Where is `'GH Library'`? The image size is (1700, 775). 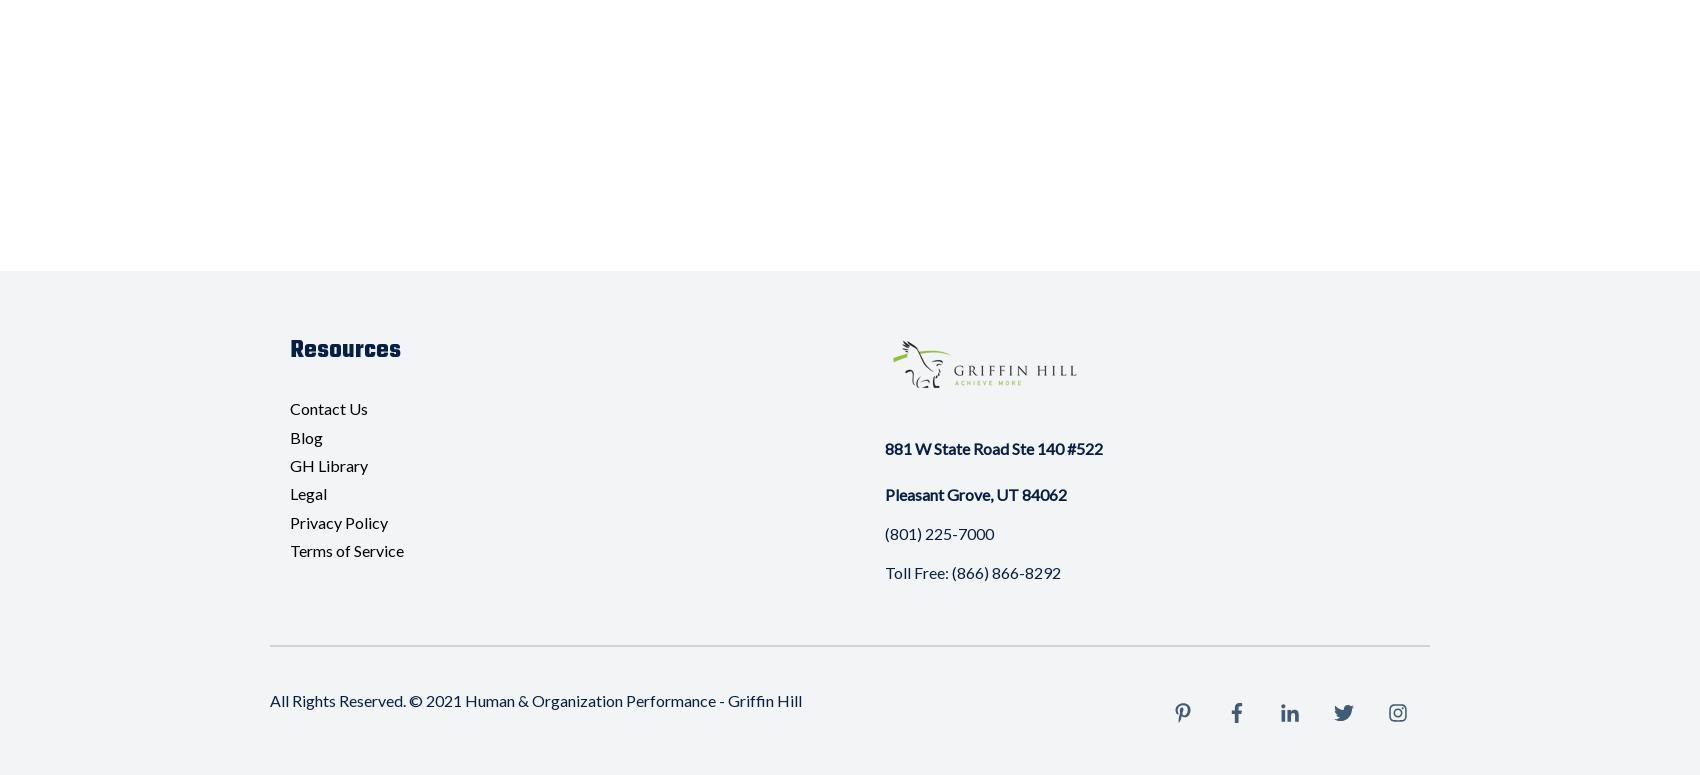 'GH Library' is located at coordinates (327, 465).